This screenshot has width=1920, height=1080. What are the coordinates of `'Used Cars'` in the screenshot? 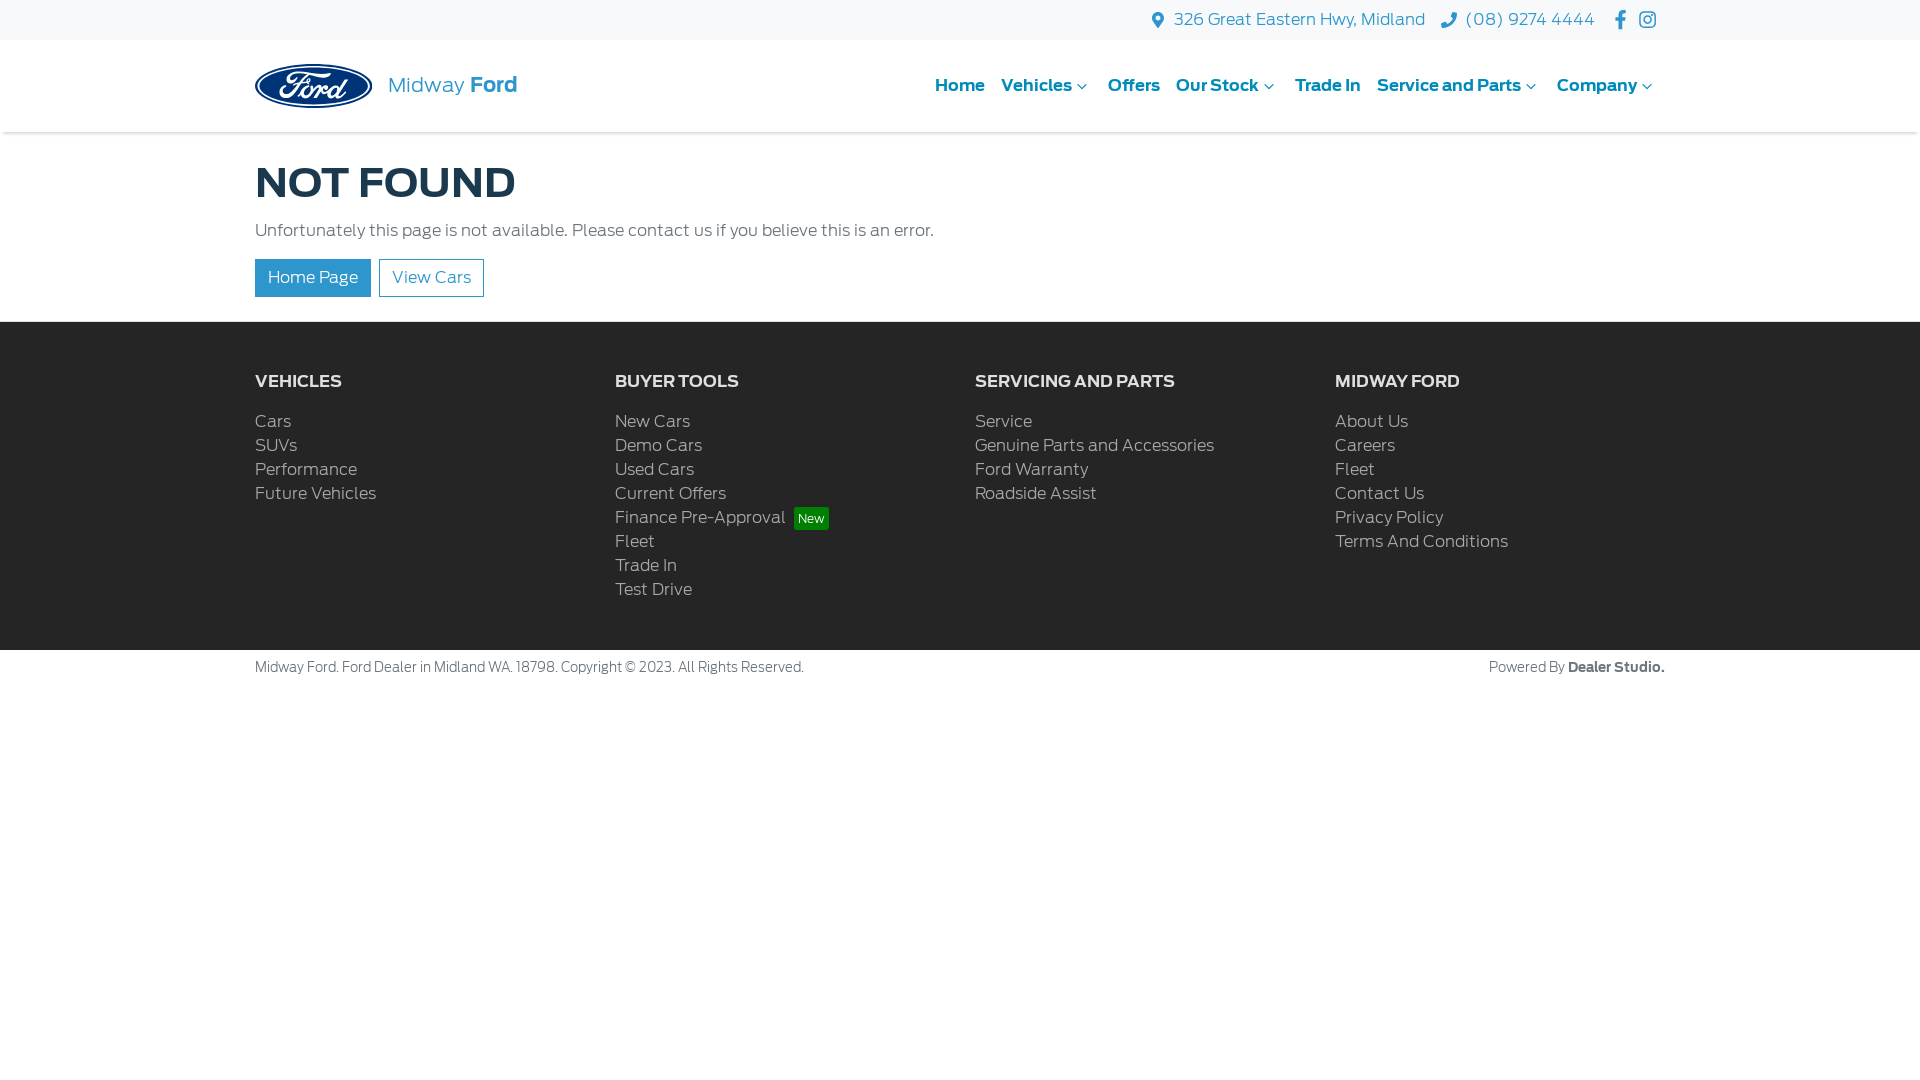 It's located at (654, 469).